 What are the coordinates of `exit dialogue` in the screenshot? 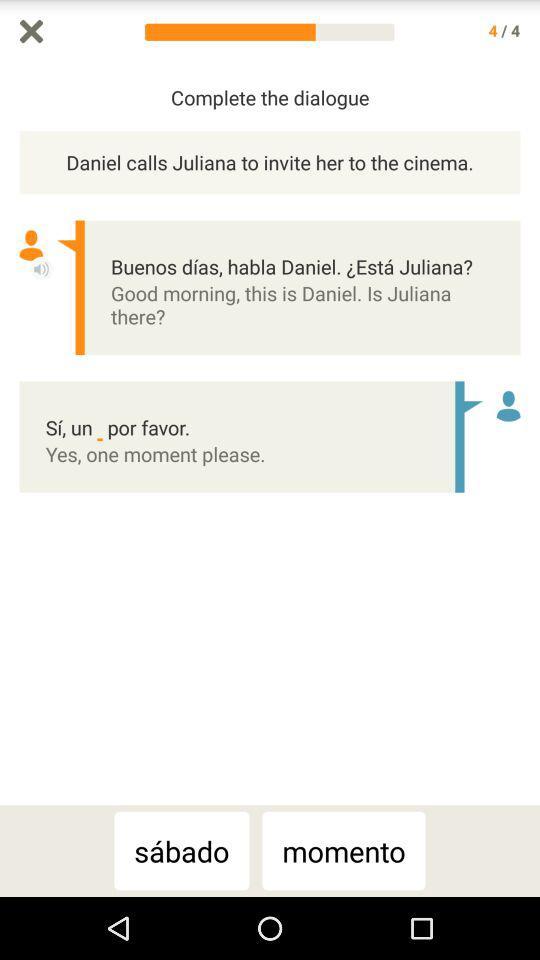 It's located at (30, 30).